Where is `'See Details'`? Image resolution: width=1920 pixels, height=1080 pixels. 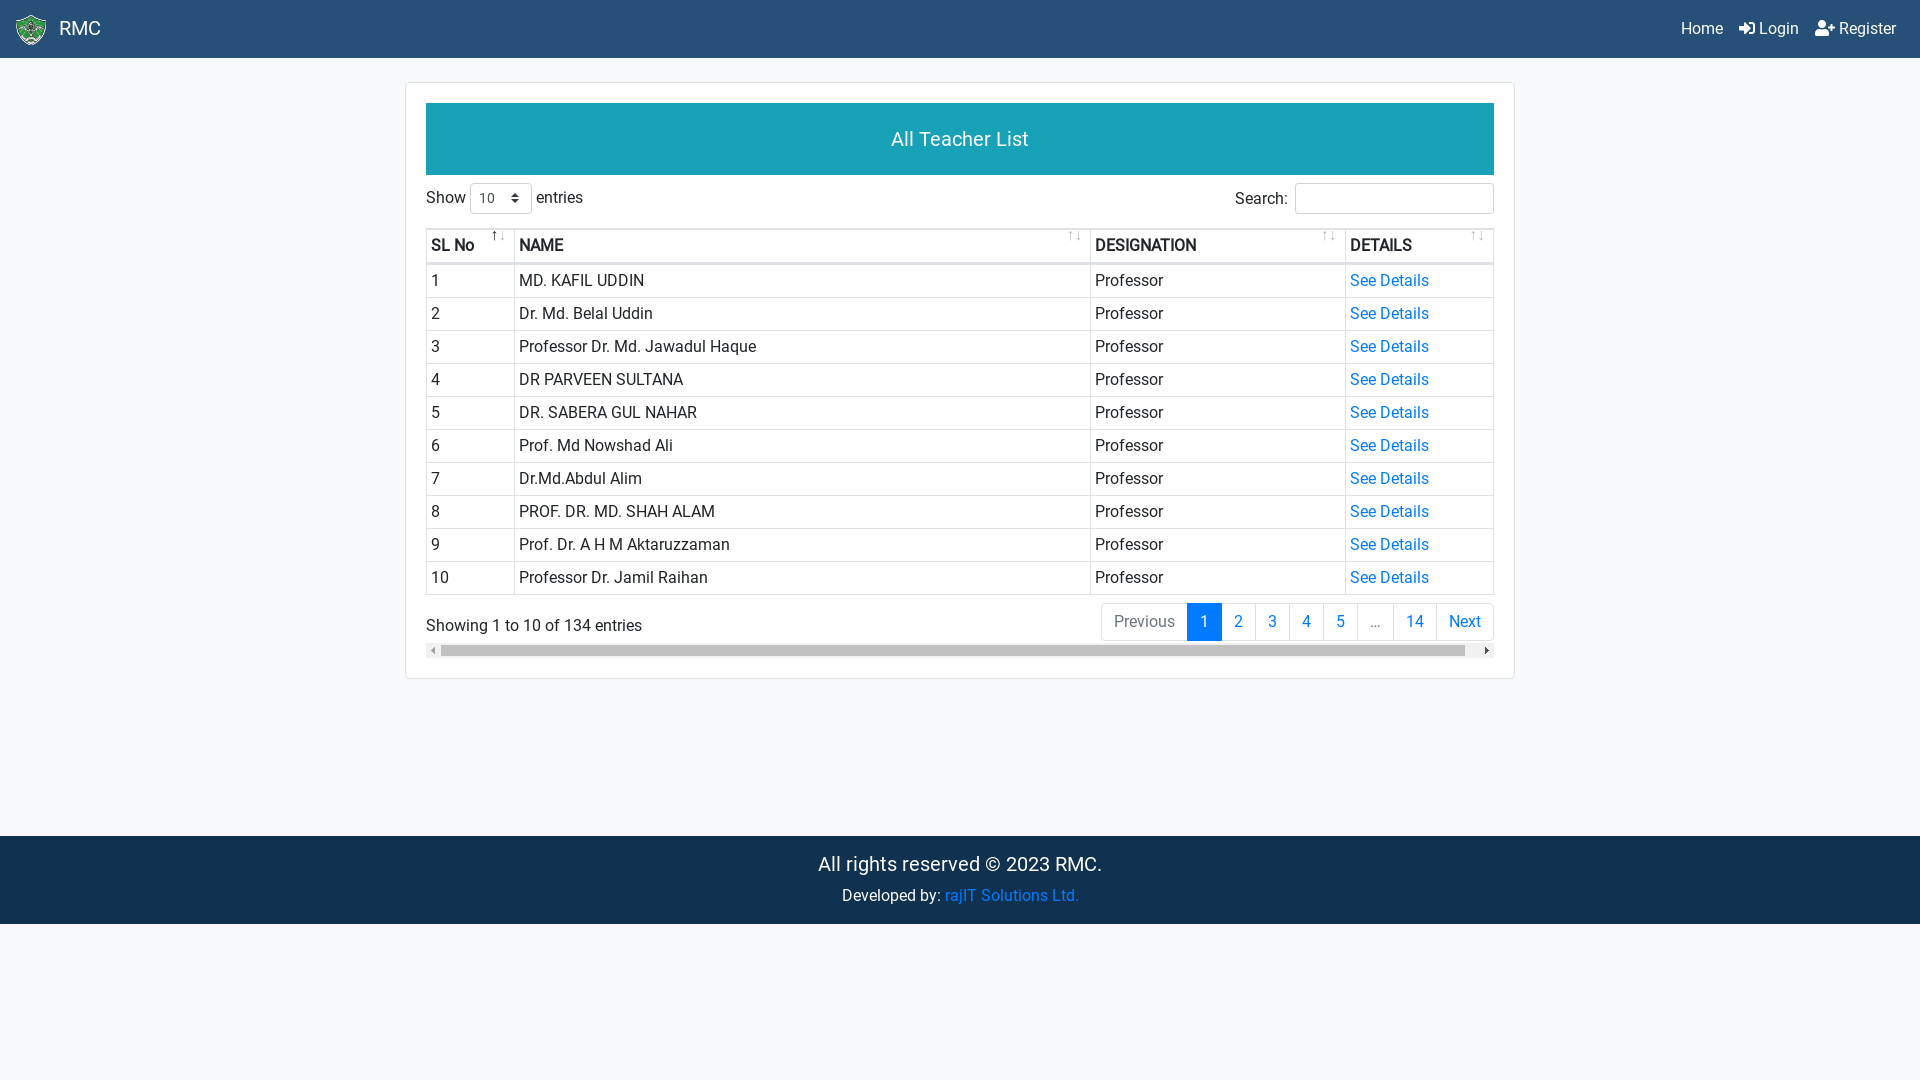 'See Details' is located at coordinates (1349, 280).